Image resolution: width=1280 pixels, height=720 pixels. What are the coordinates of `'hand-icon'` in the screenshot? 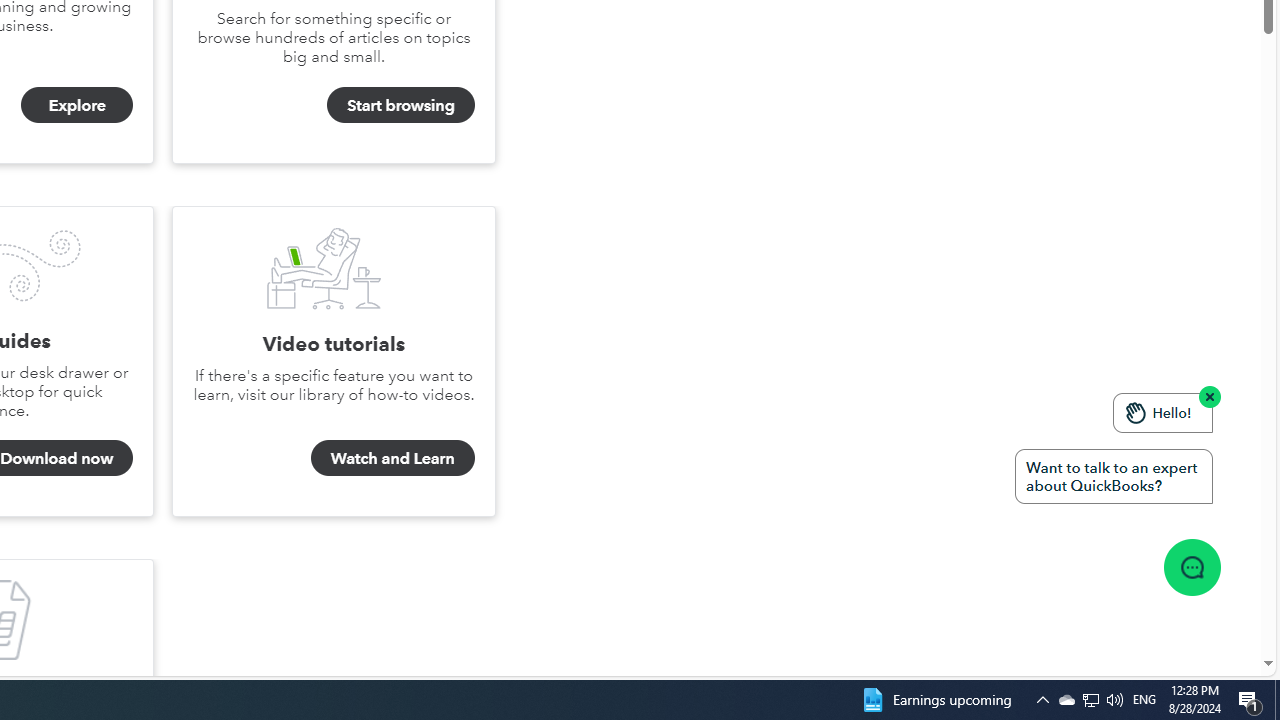 It's located at (1136, 411).